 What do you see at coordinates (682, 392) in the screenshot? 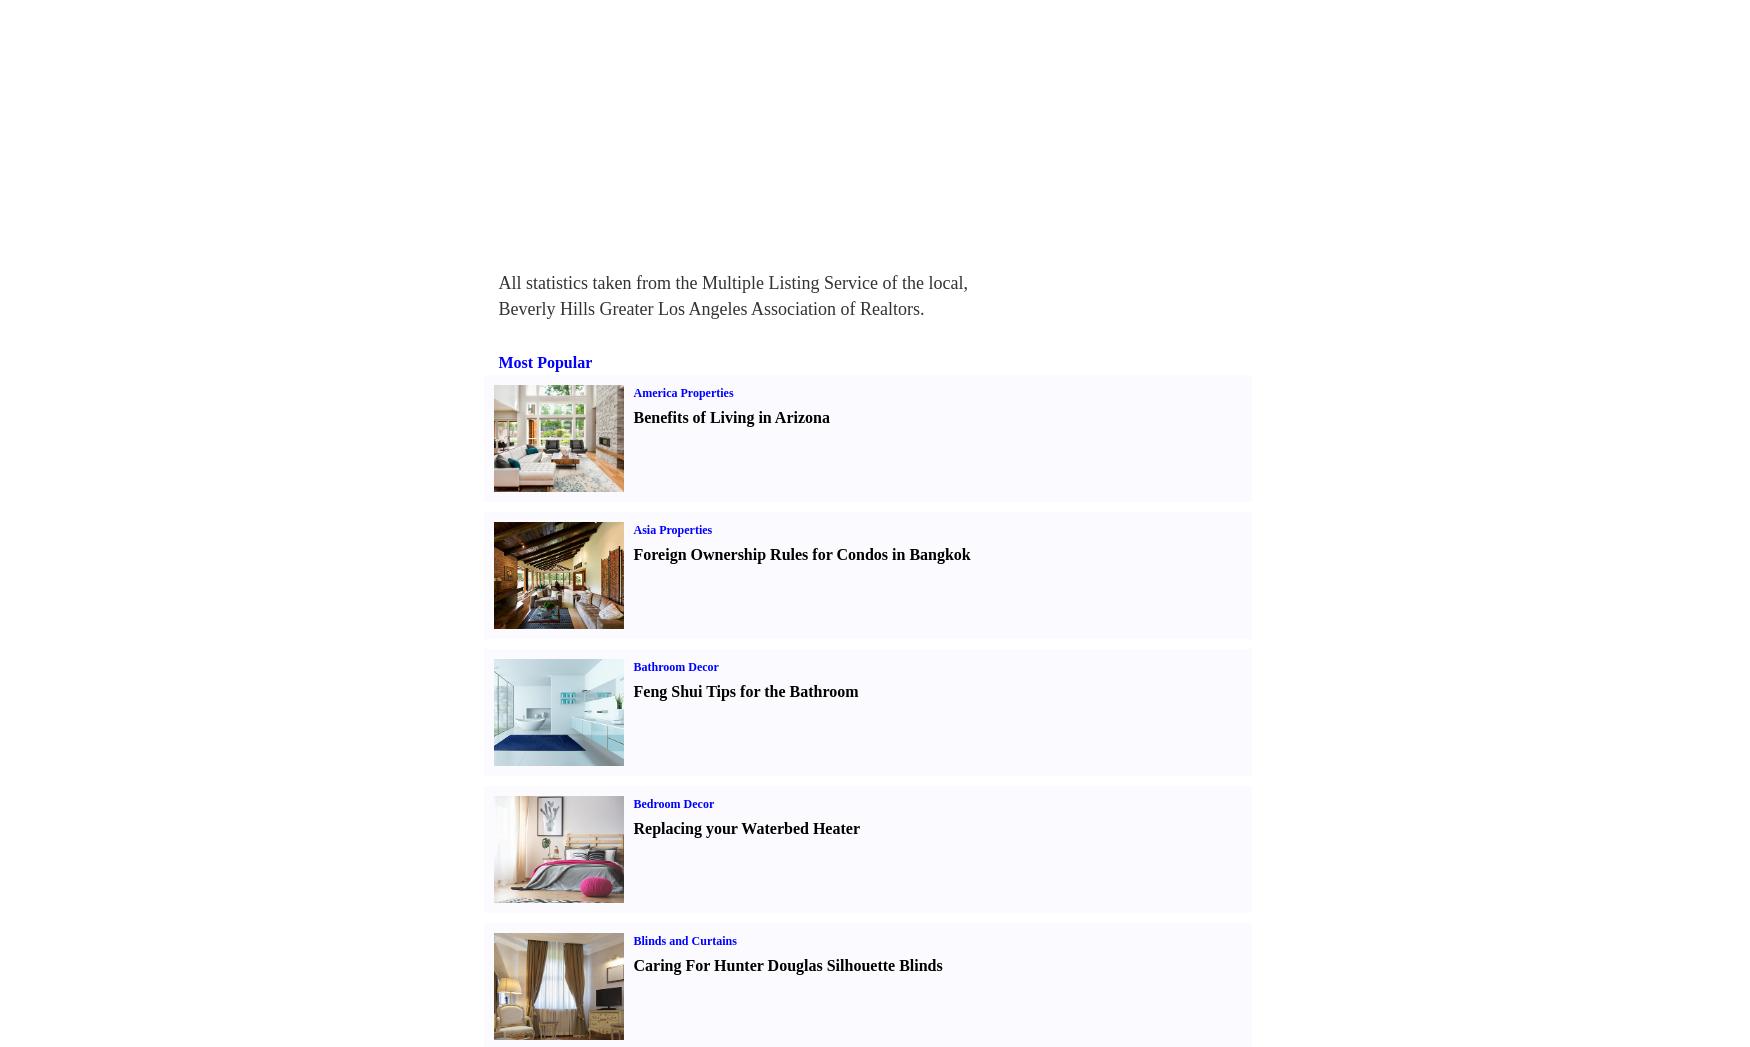
I see `'America Properties'` at bounding box center [682, 392].